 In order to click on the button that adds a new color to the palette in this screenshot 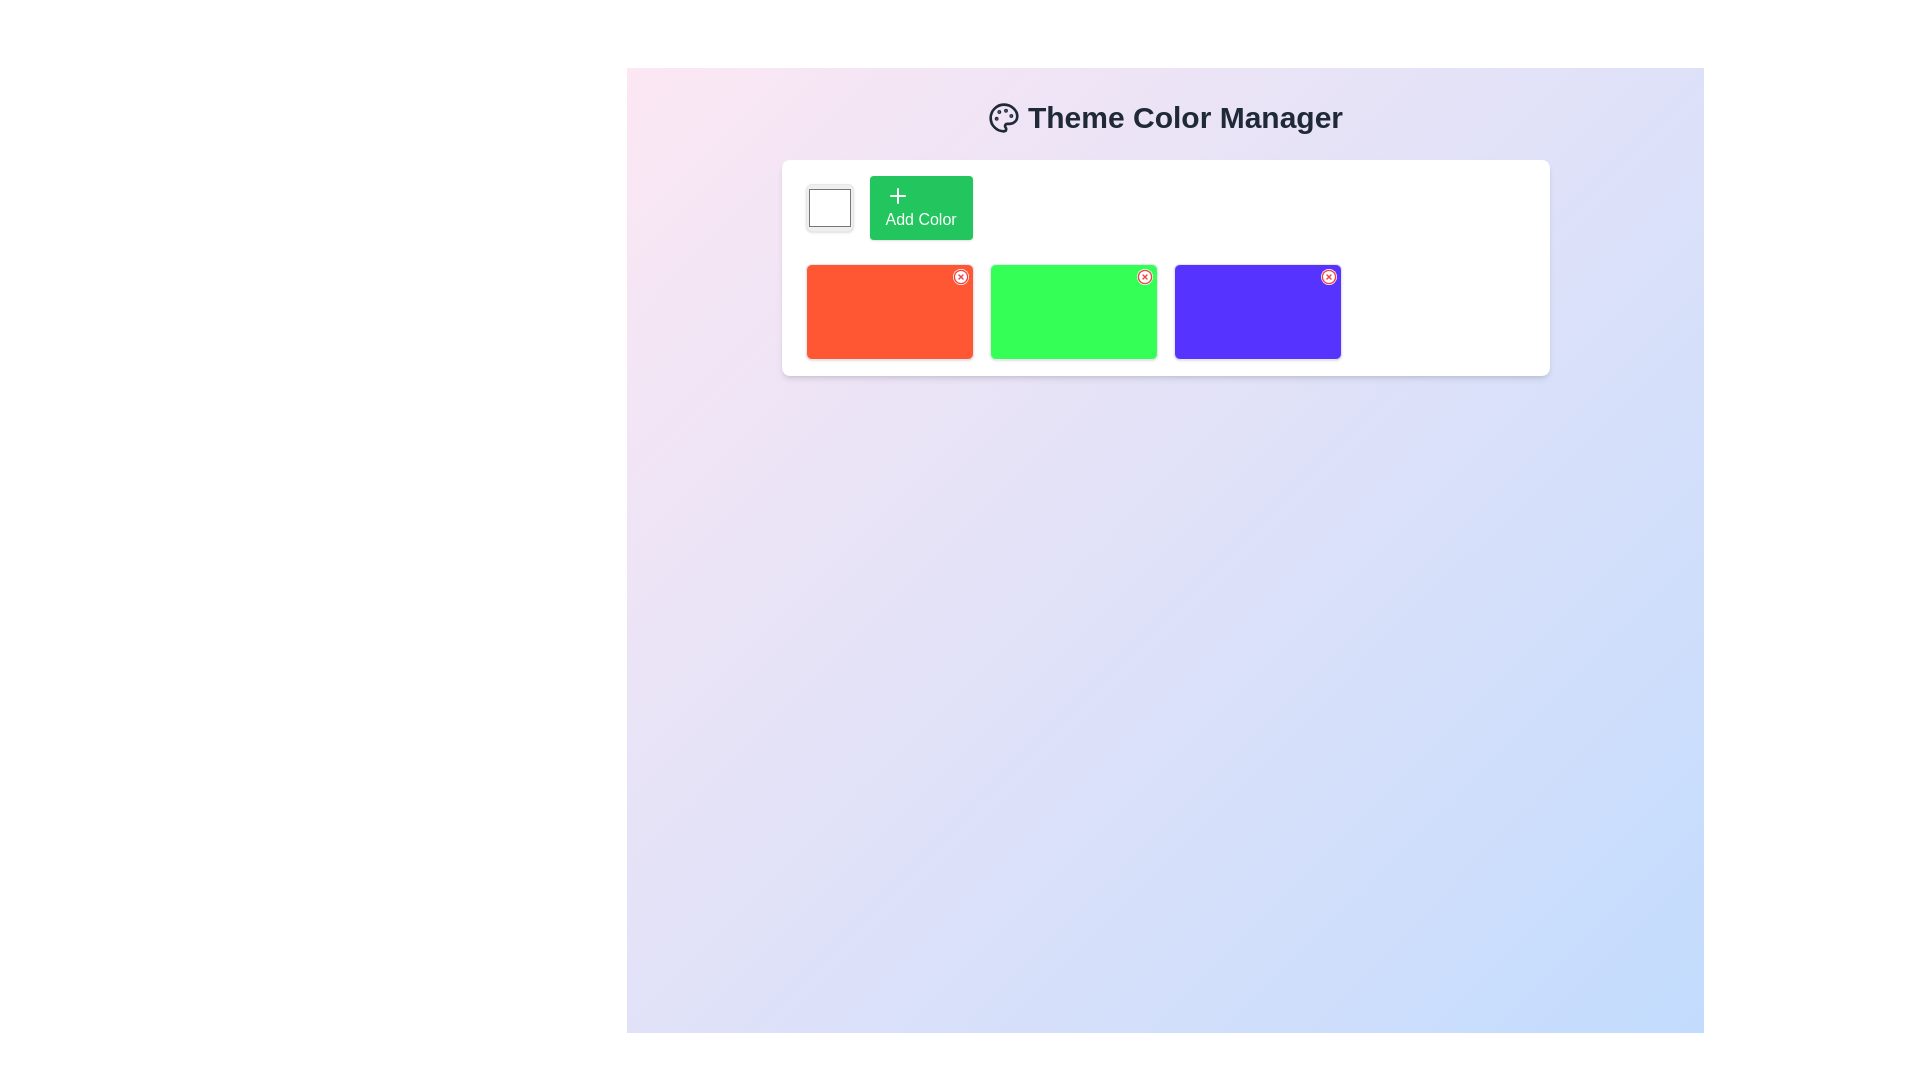, I will do `click(920, 208)`.